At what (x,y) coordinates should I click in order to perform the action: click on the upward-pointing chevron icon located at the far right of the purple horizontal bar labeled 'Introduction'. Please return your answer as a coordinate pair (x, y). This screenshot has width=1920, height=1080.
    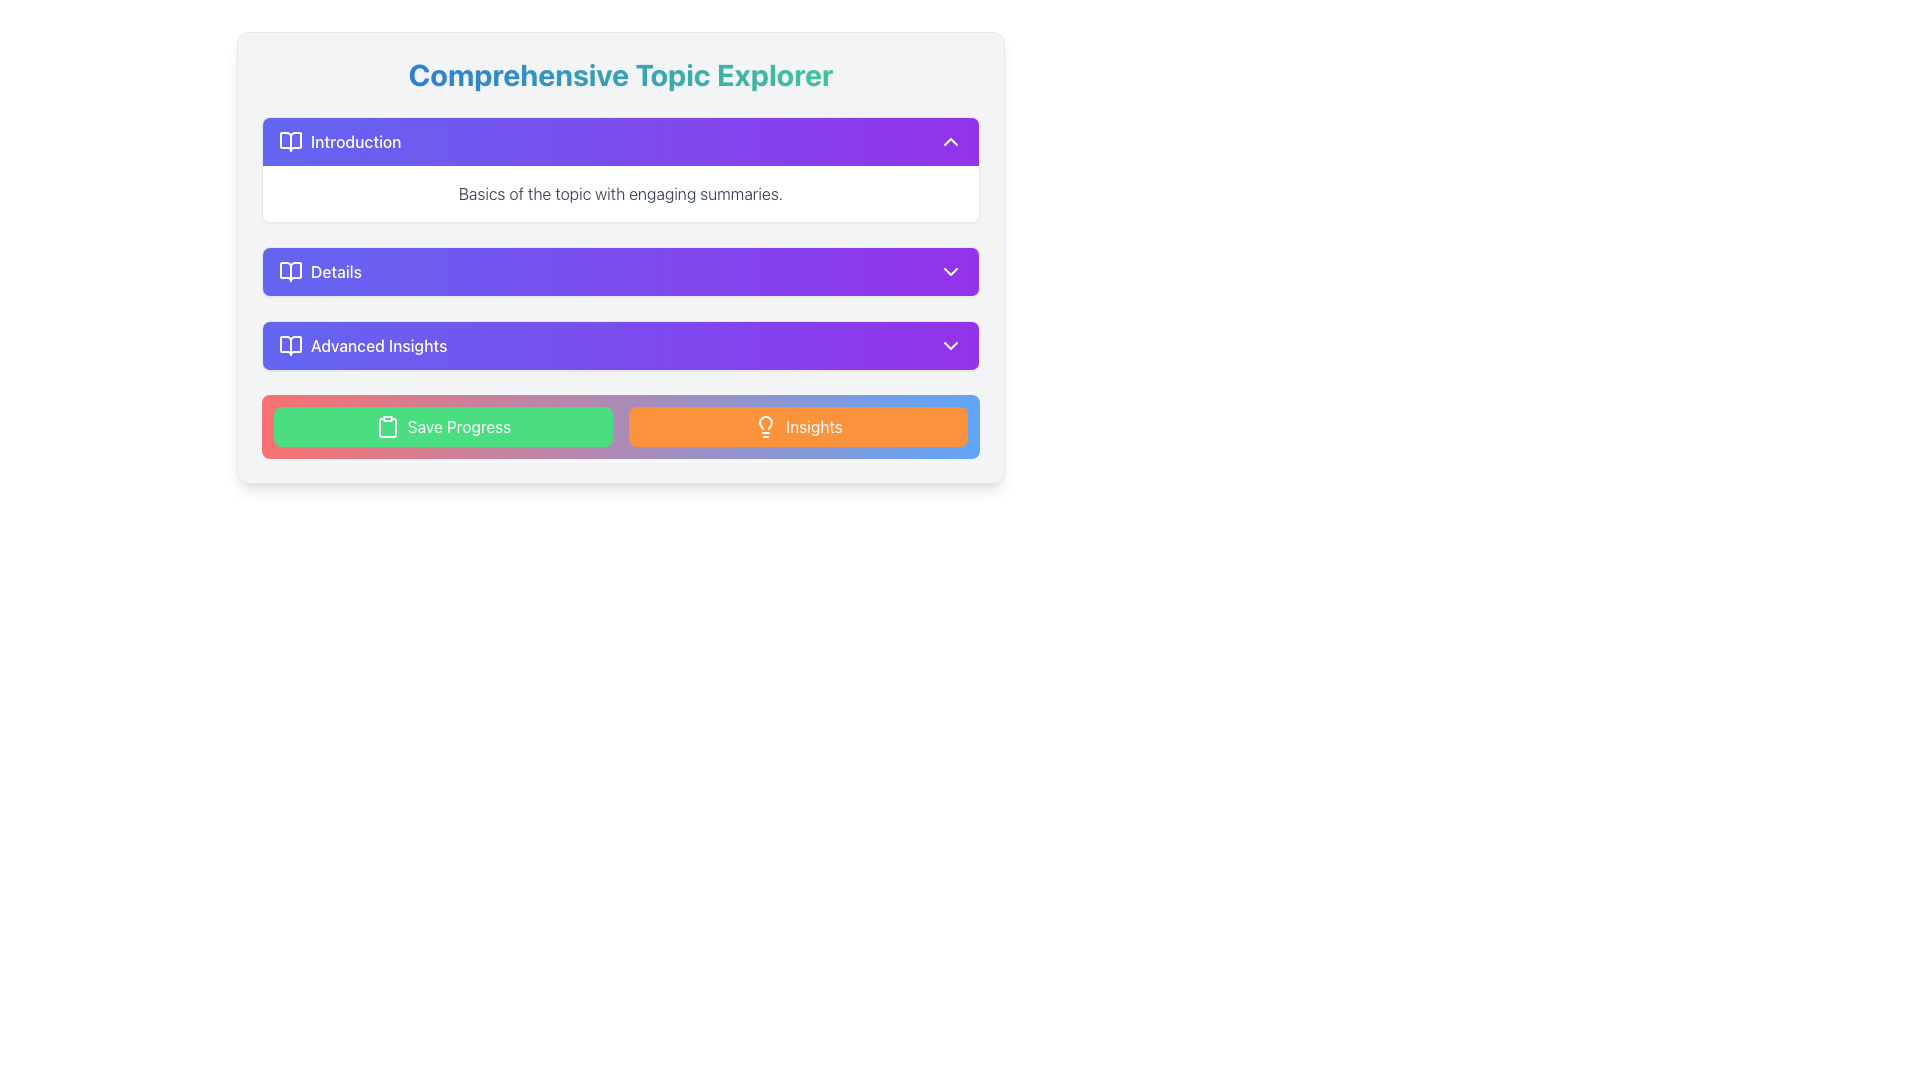
    Looking at the image, I should click on (949, 141).